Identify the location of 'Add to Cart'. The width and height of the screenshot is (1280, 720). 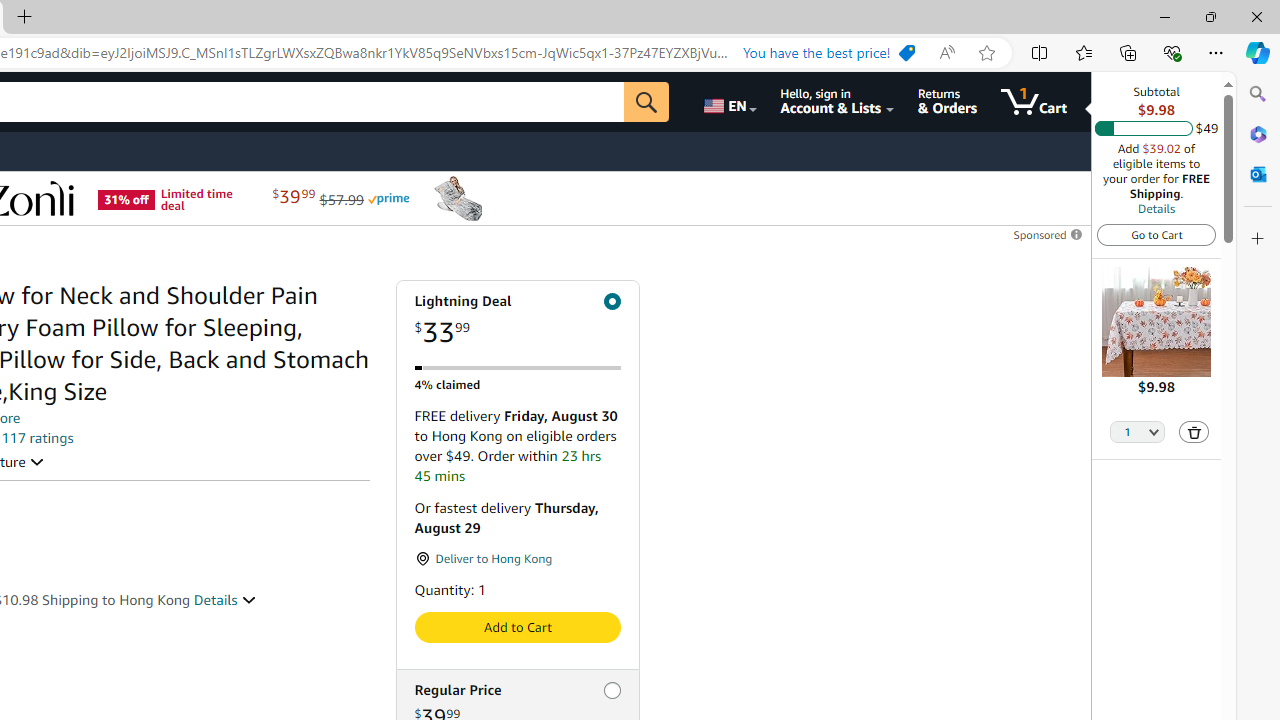
(517, 626).